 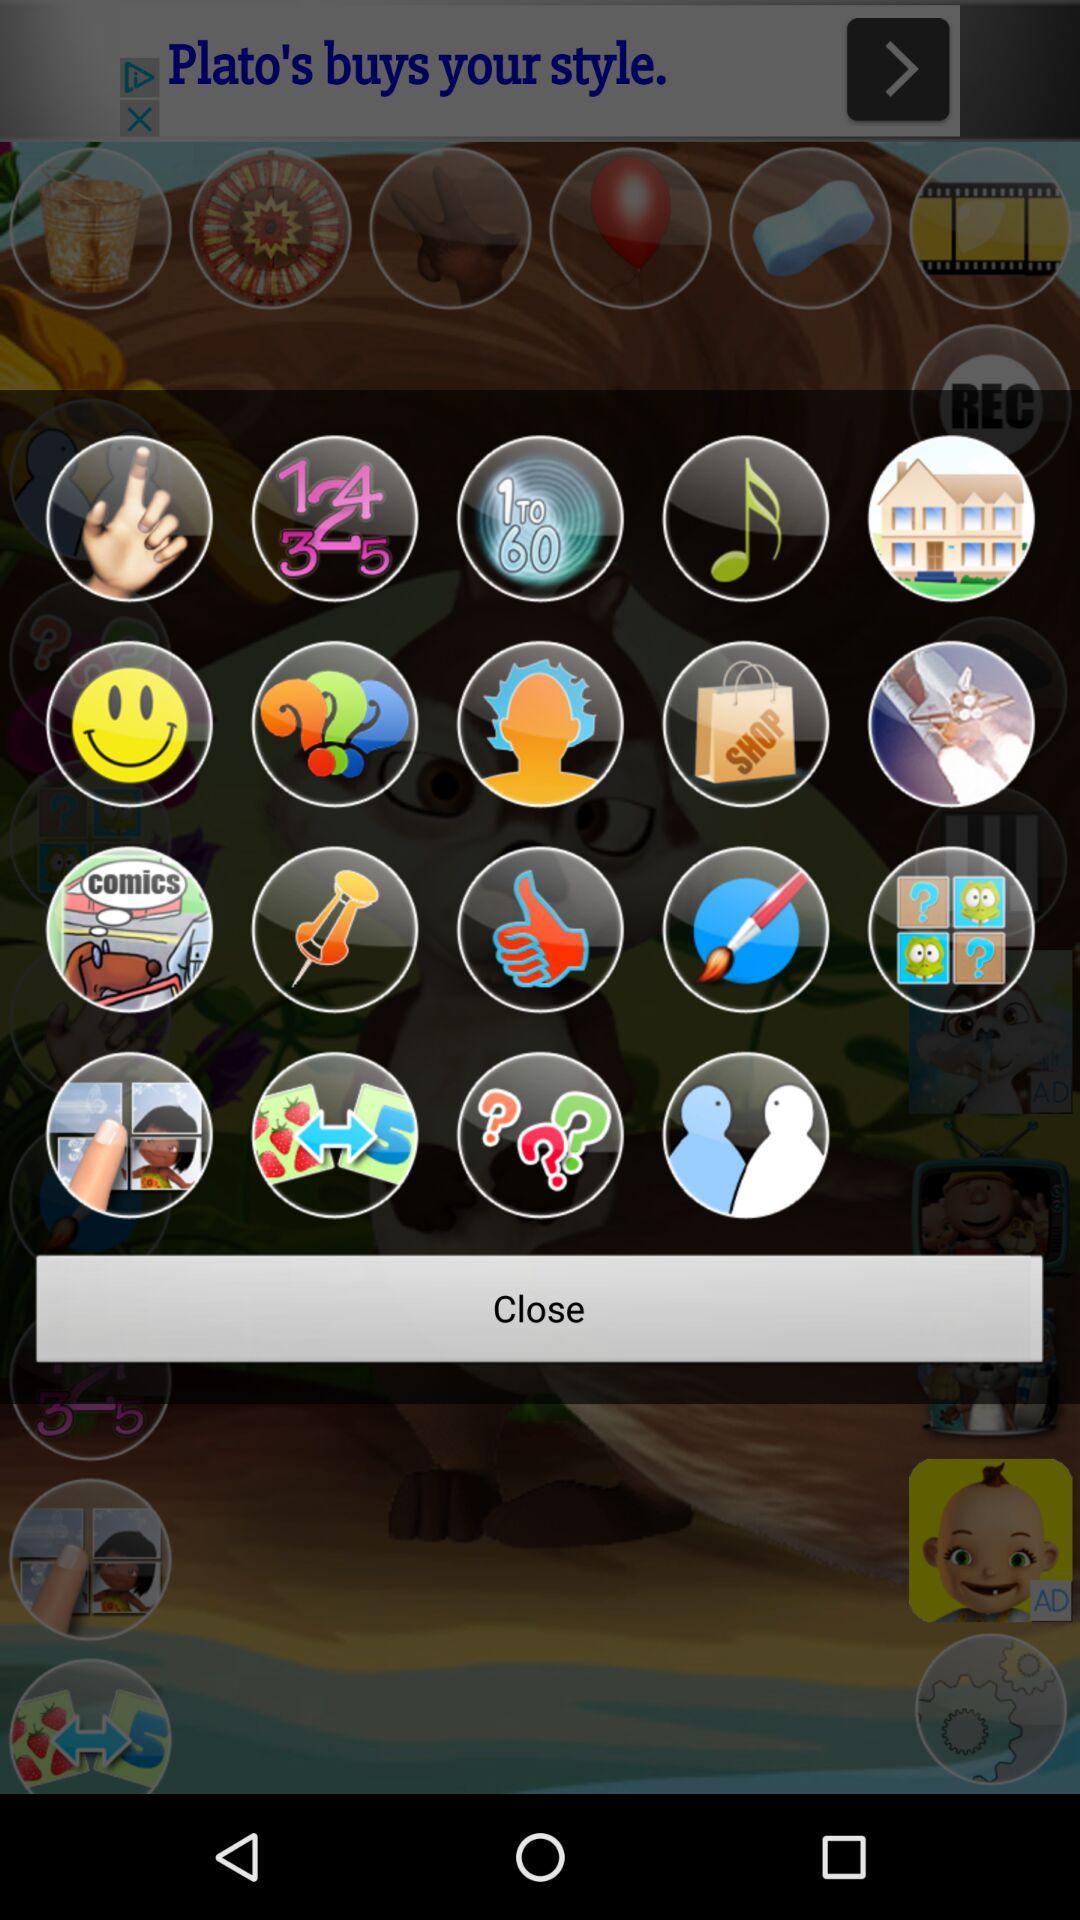 I want to click on the help icon, so click(x=333, y=774).